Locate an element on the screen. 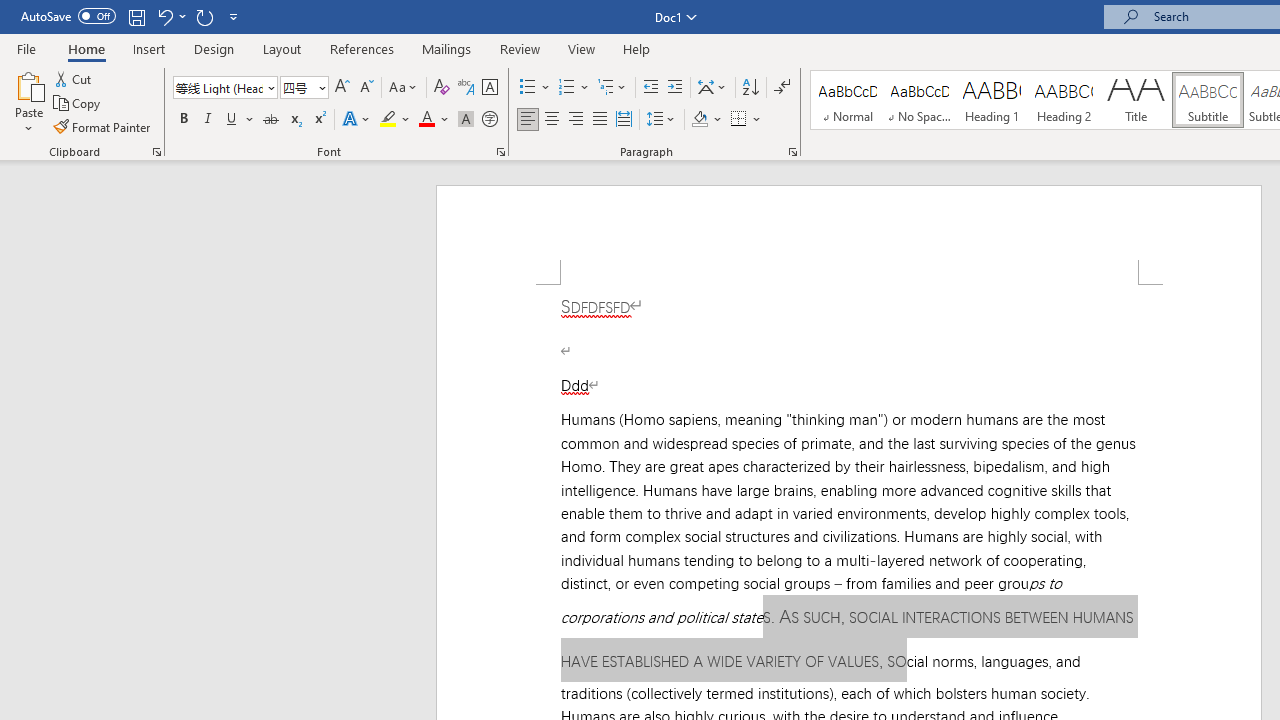 The width and height of the screenshot is (1280, 720). 'Bold' is located at coordinates (183, 119).